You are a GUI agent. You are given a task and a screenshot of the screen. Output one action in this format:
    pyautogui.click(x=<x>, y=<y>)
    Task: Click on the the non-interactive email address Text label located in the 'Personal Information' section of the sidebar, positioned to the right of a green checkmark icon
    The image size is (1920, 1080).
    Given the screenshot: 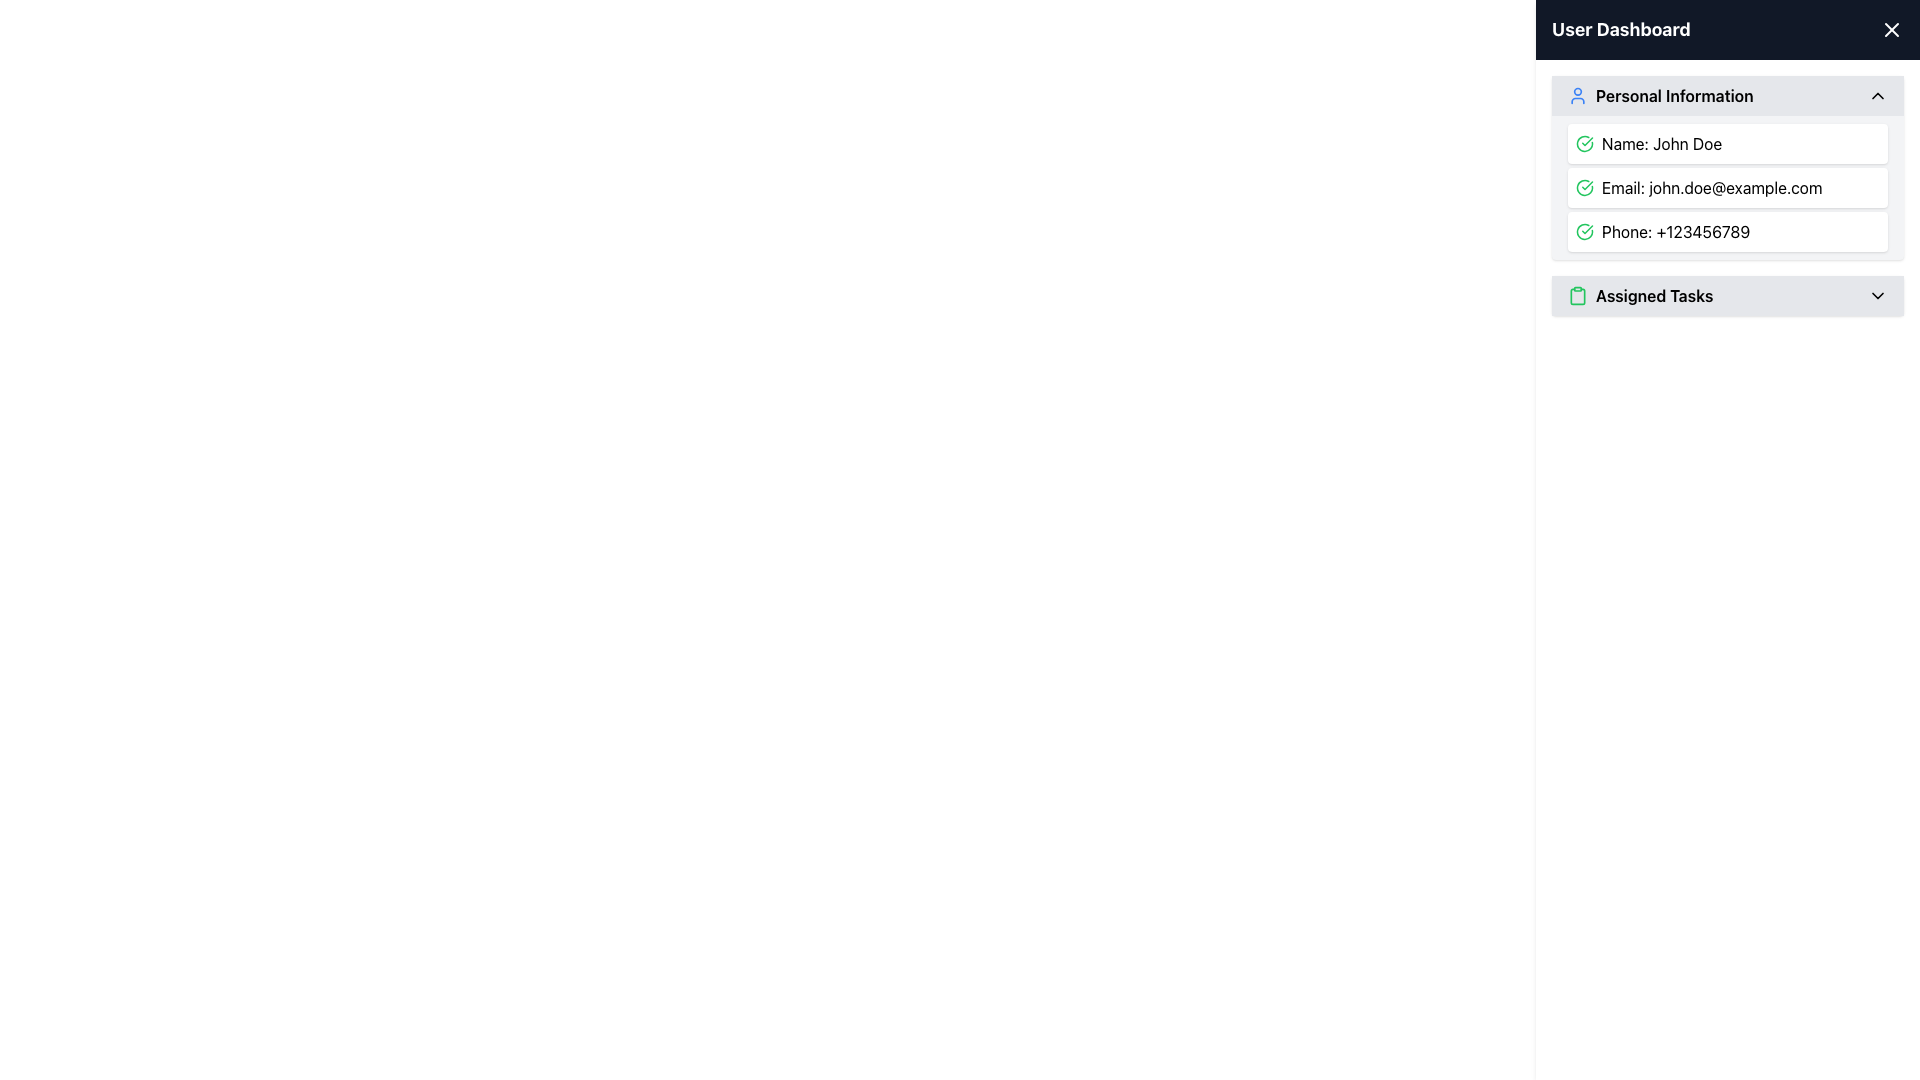 What is the action you would take?
    pyautogui.click(x=1711, y=188)
    